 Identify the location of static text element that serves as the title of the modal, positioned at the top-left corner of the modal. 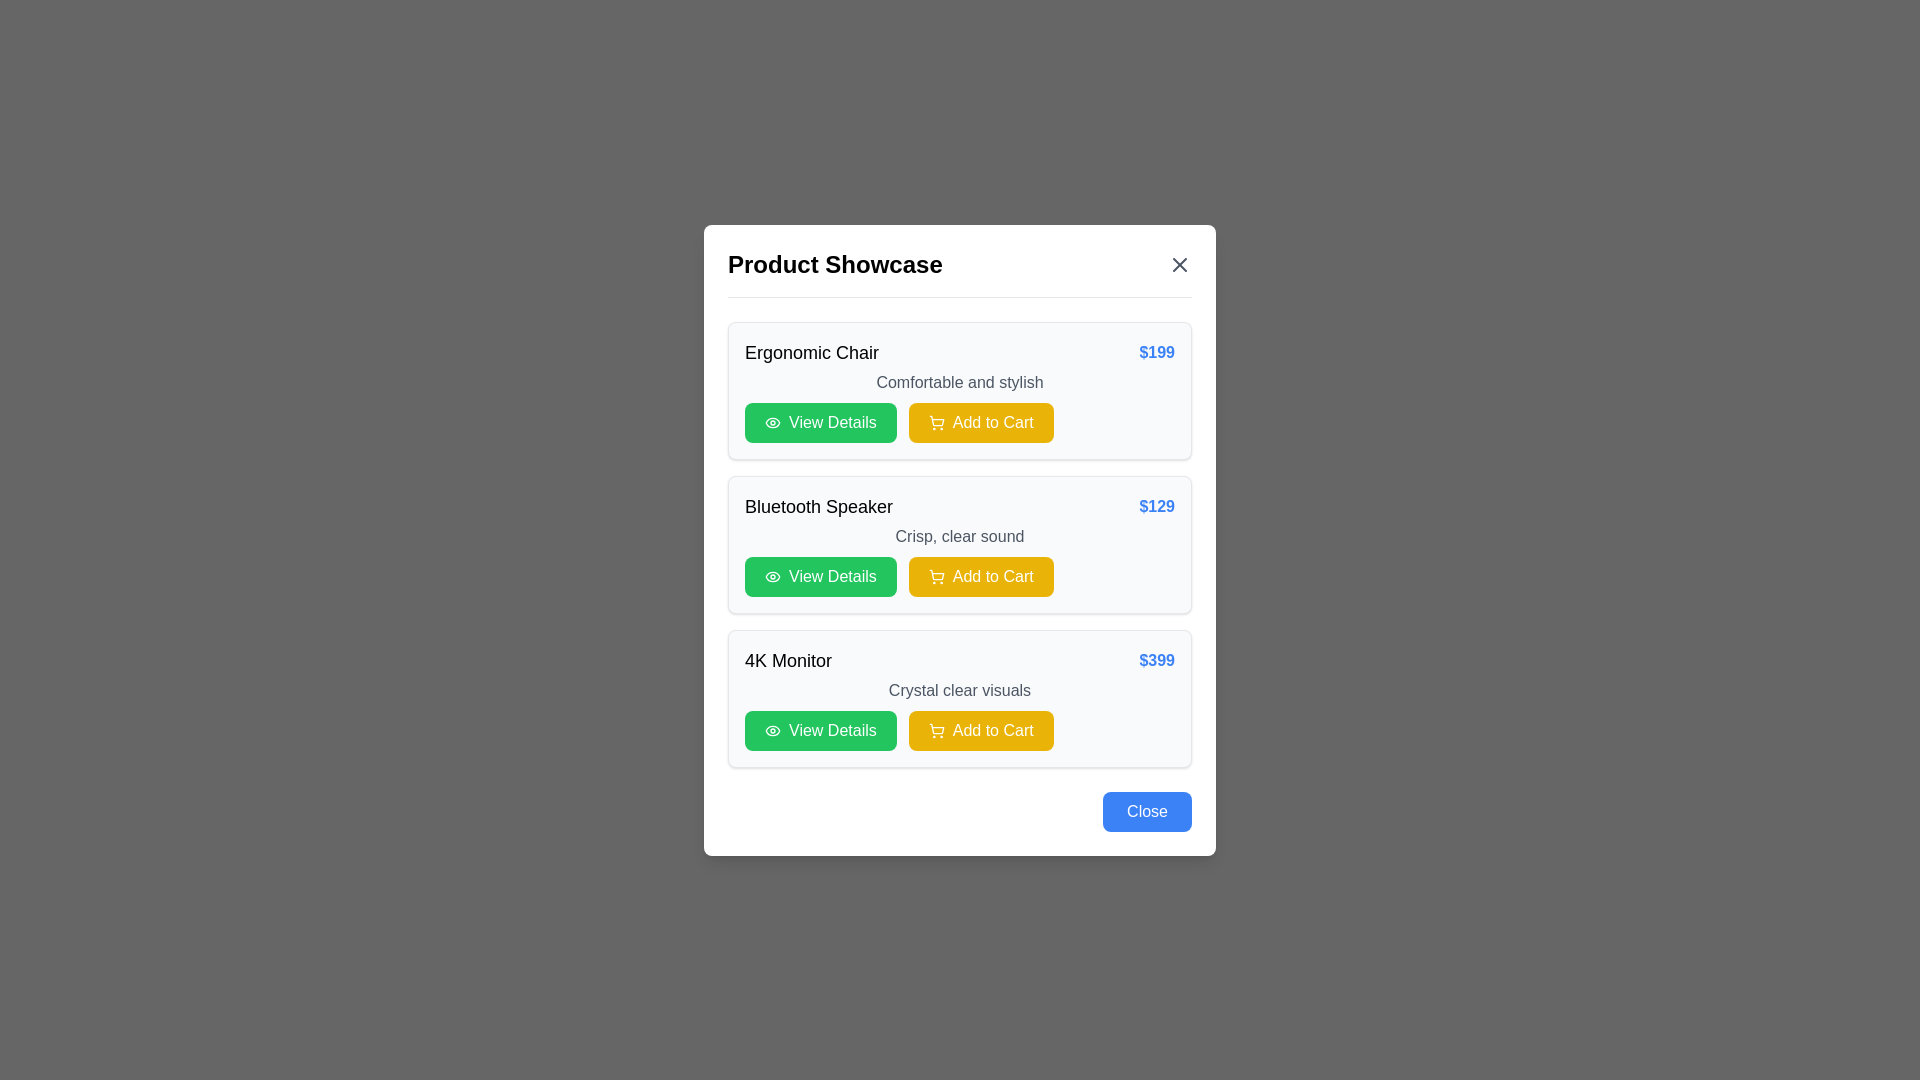
(835, 263).